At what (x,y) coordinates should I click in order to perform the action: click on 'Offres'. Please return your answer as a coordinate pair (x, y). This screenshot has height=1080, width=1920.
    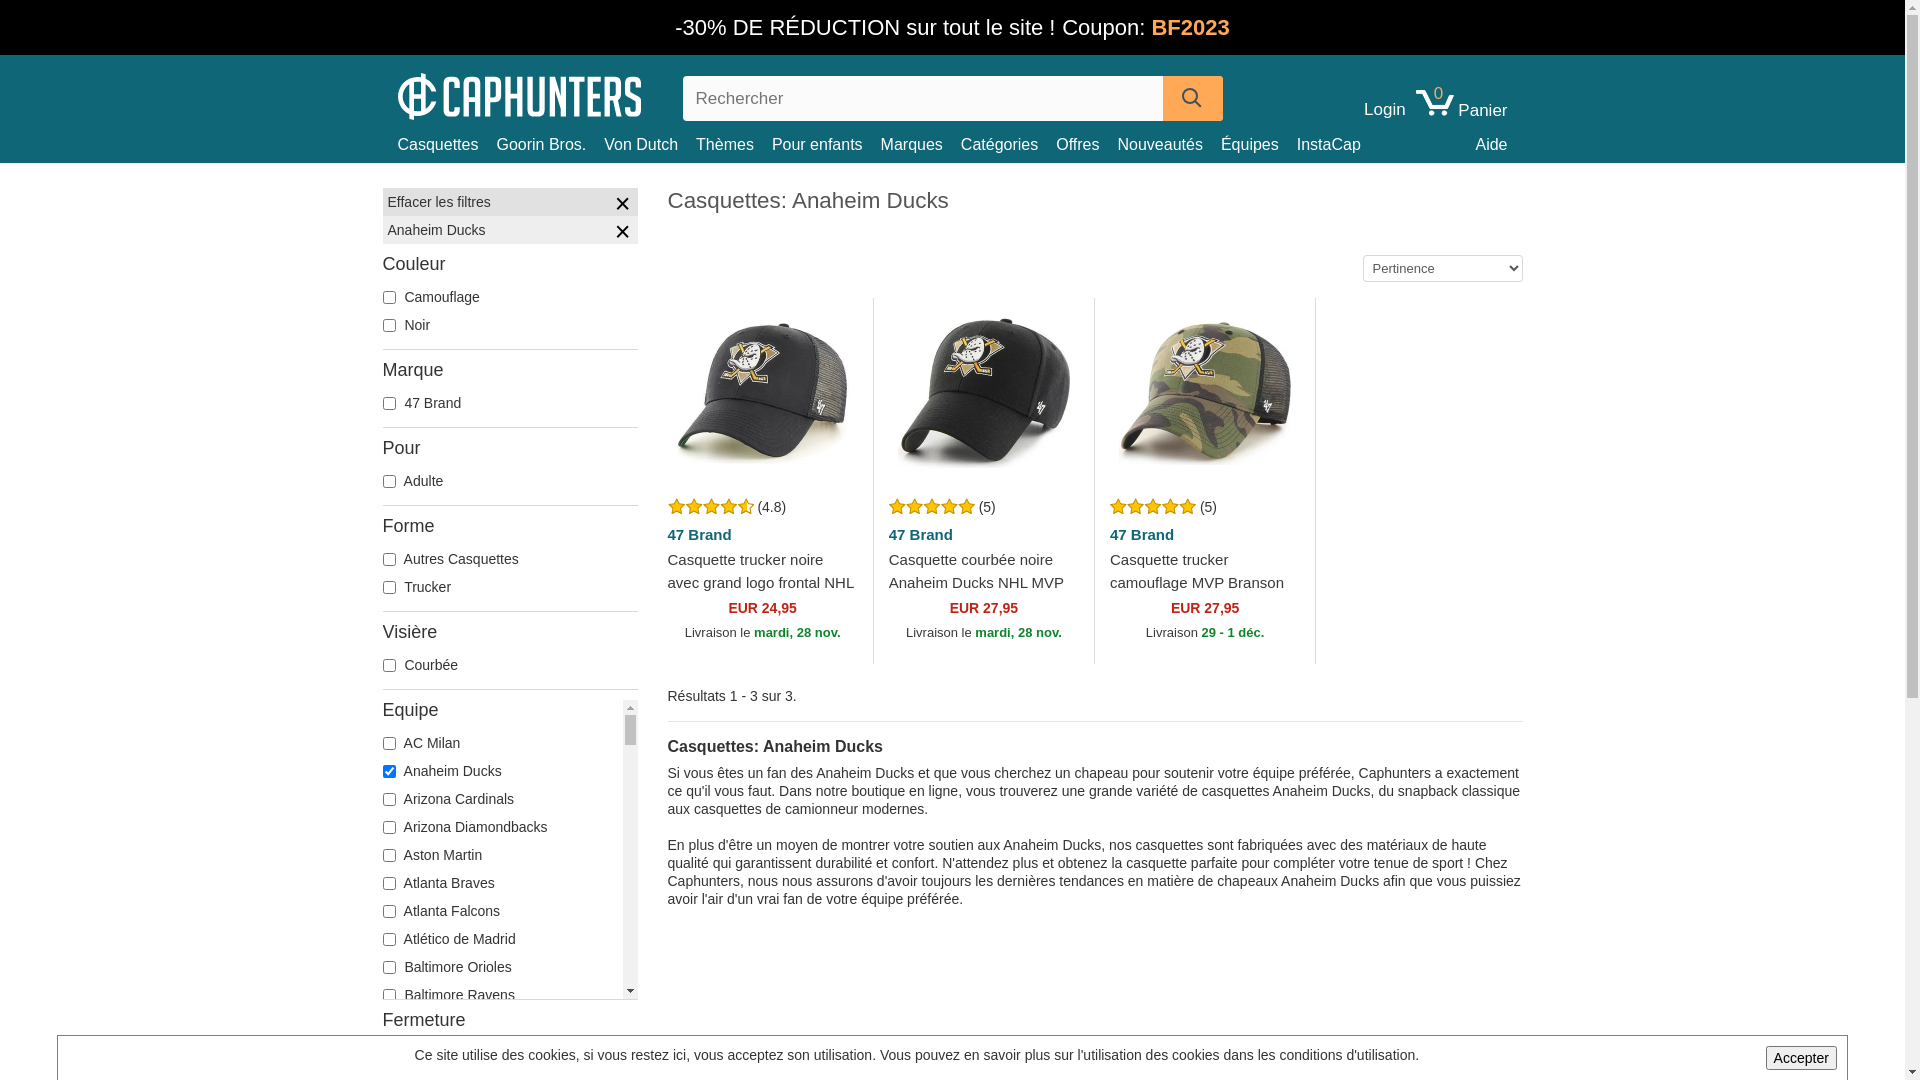
    Looking at the image, I should click on (1085, 143).